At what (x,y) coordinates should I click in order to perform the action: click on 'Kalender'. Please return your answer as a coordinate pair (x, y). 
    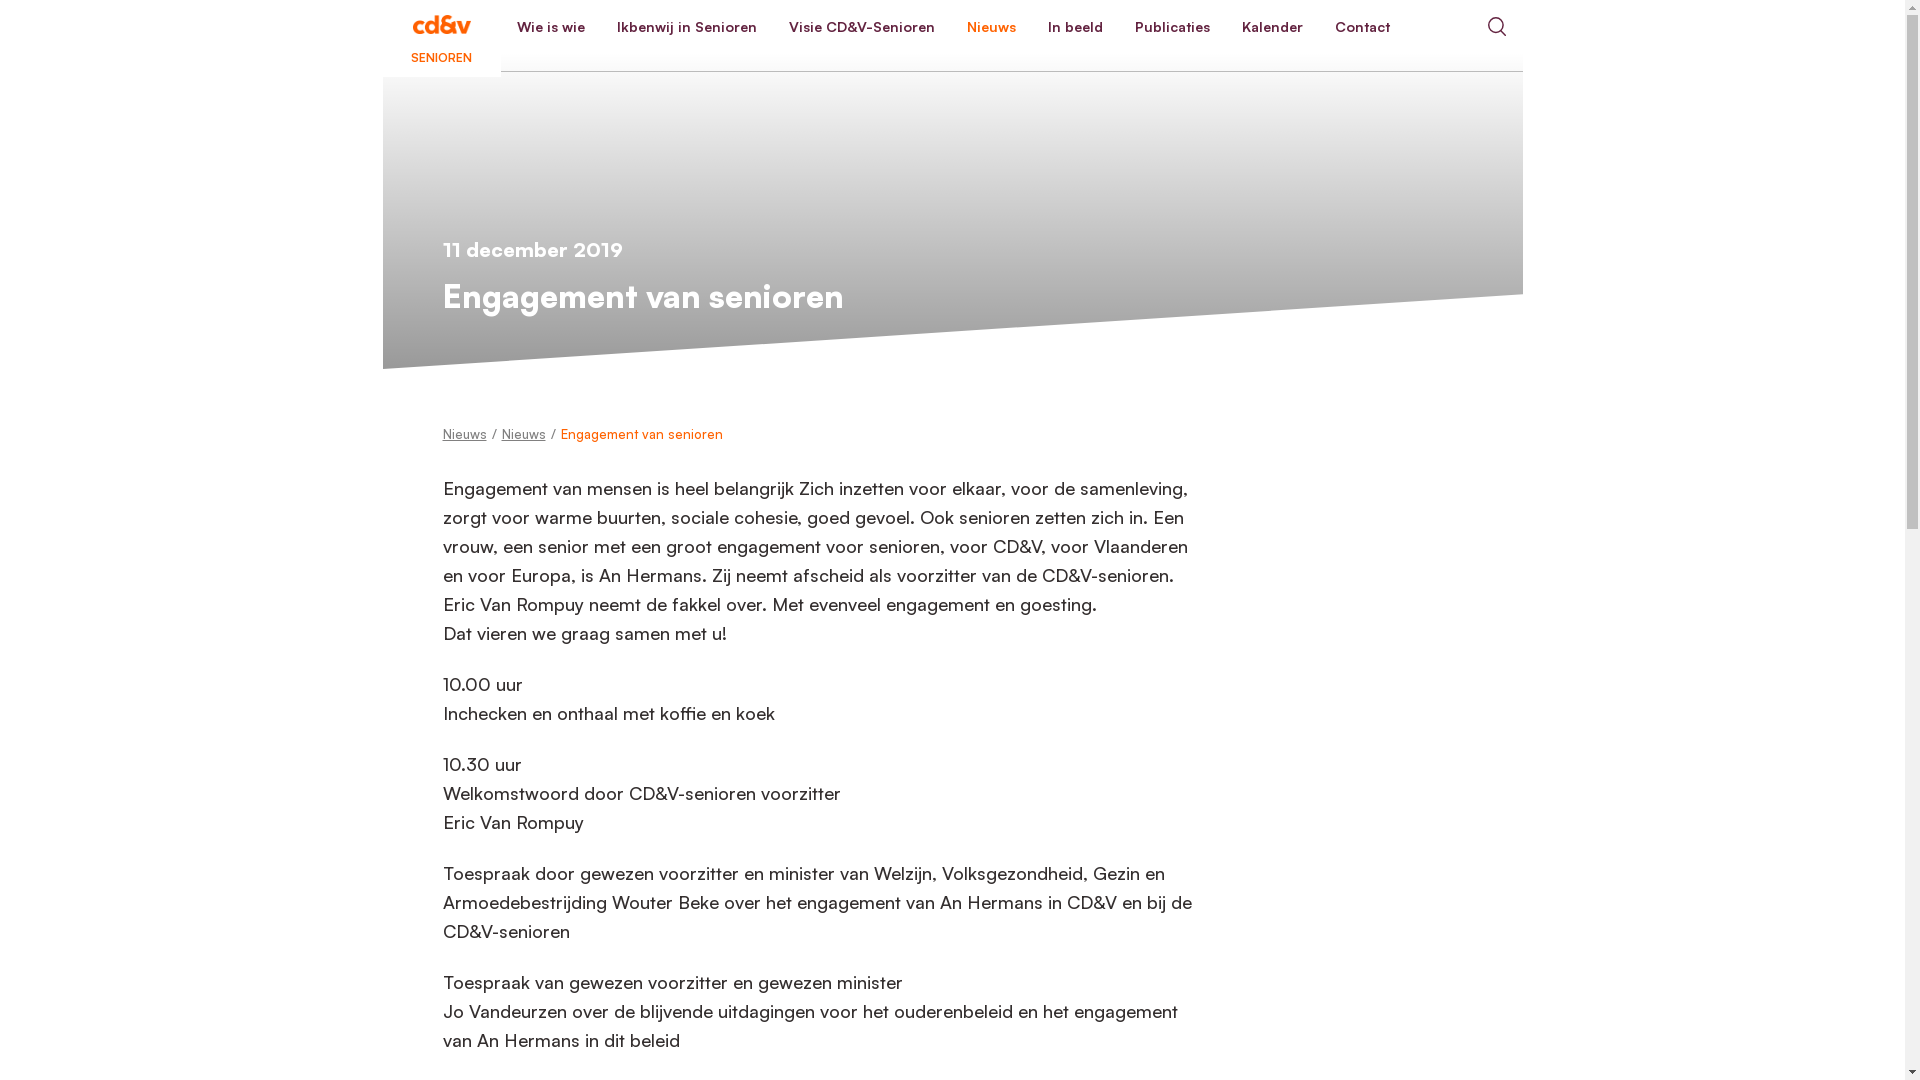
    Looking at the image, I should click on (1271, 27).